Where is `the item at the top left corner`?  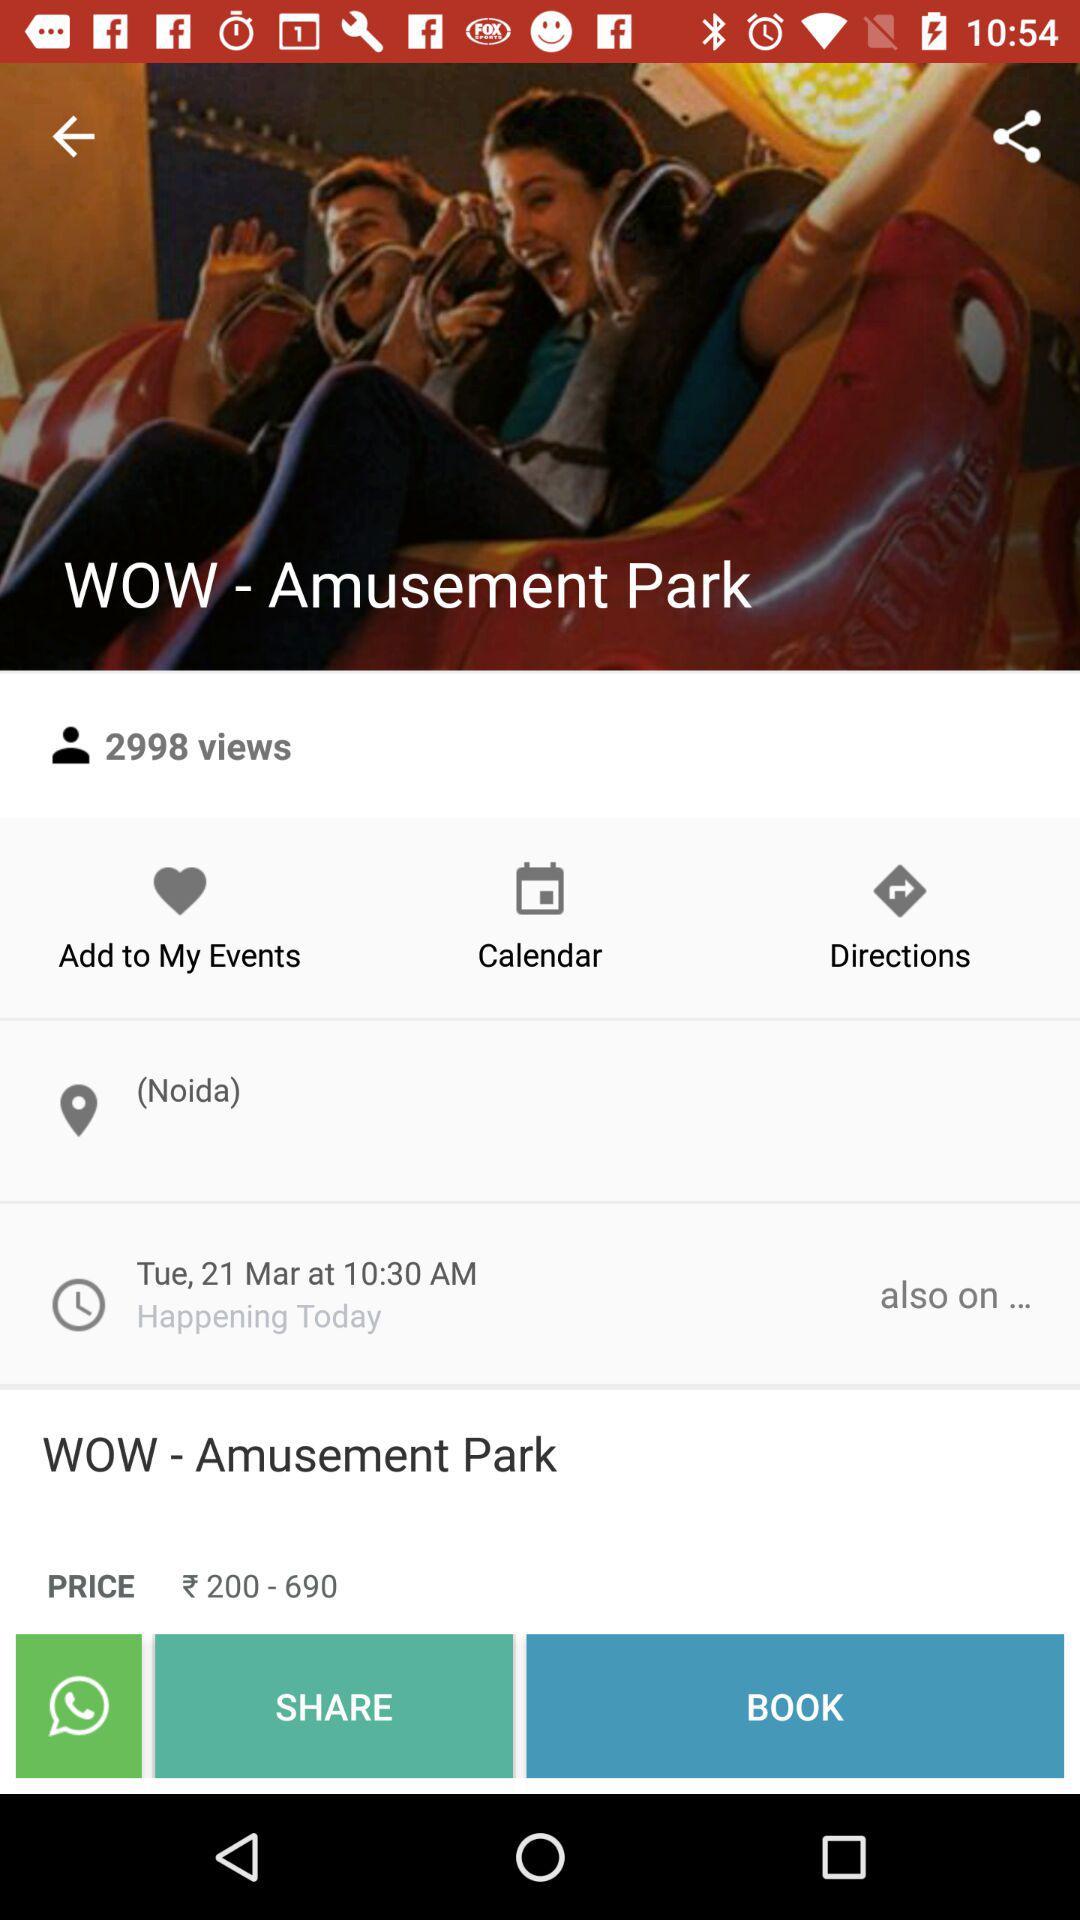
the item at the top left corner is located at coordinates (72, 135).